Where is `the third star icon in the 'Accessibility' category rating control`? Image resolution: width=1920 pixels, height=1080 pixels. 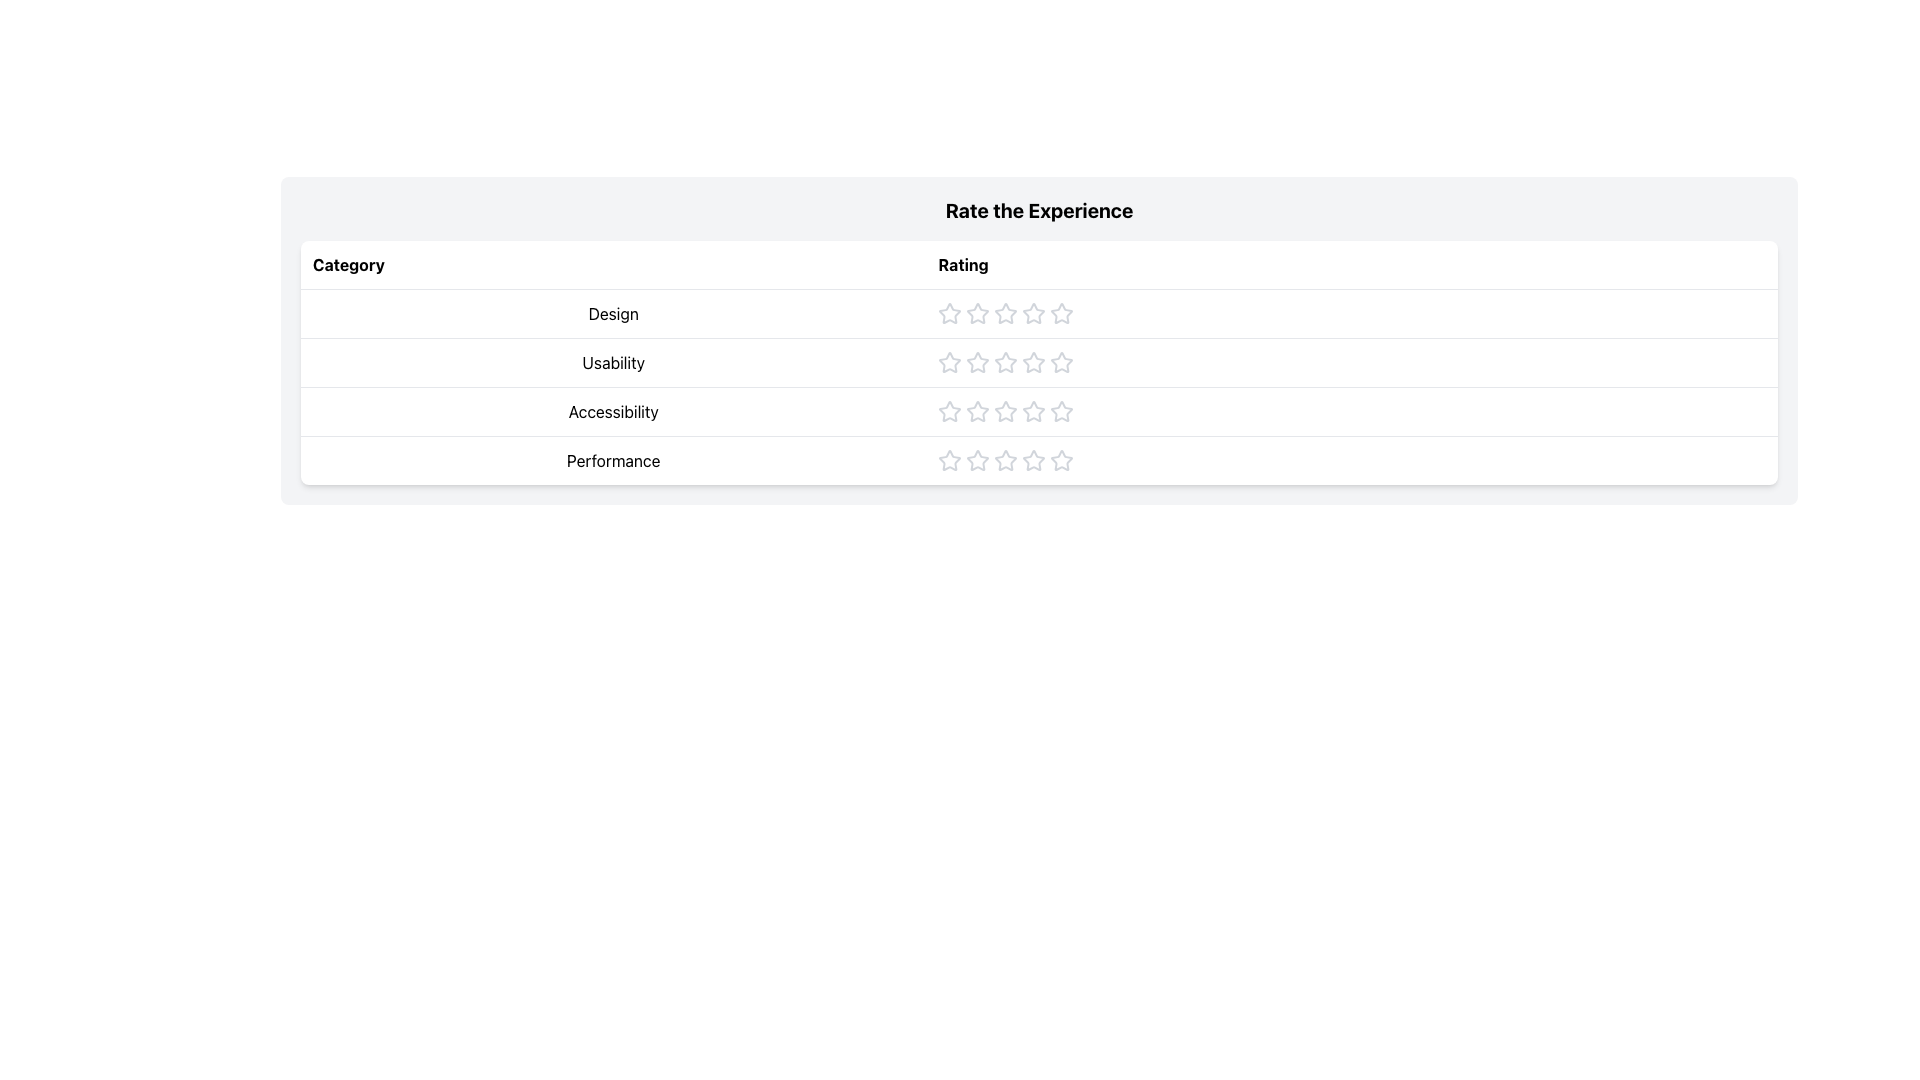 the third star icon in the 'Accessibility' category rating control is located at coordinates (1061, 410).